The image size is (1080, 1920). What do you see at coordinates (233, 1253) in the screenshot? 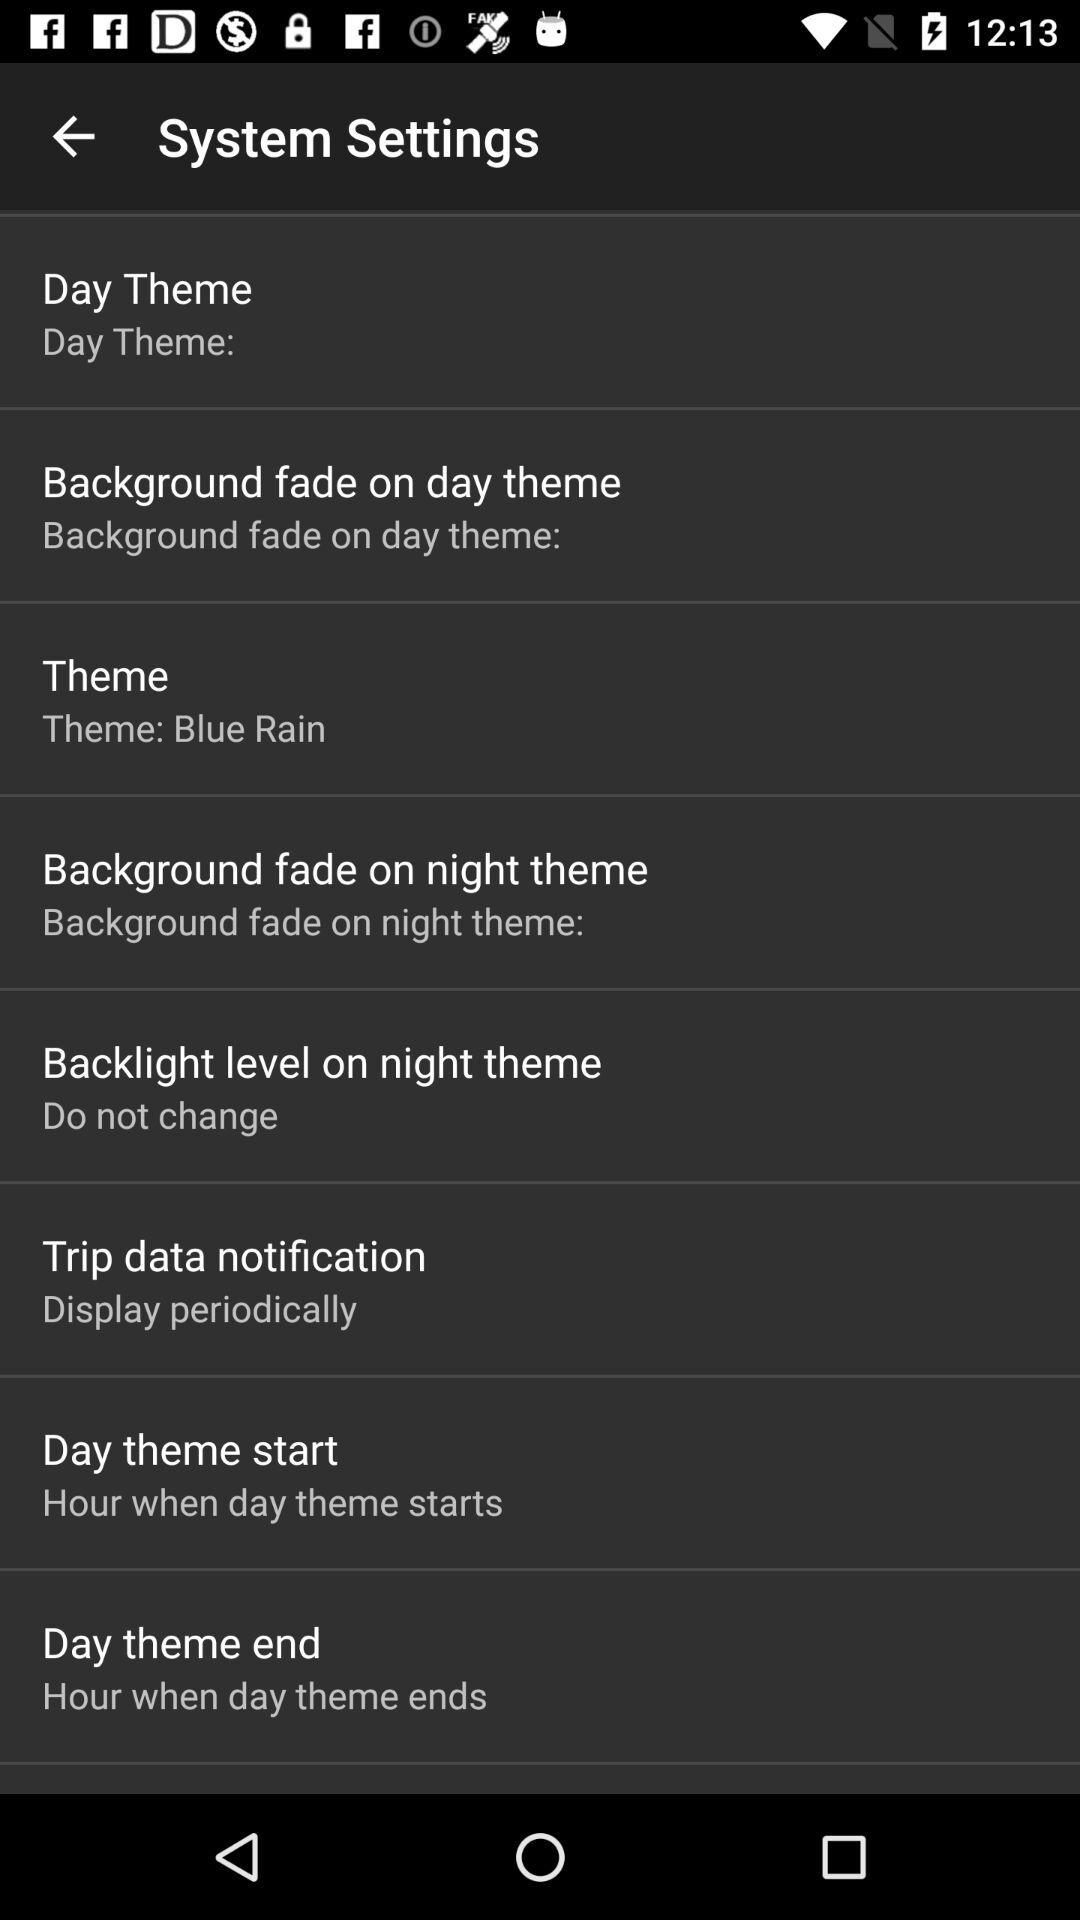
I see `trip data notification item` at bounding box center [233, 1253].